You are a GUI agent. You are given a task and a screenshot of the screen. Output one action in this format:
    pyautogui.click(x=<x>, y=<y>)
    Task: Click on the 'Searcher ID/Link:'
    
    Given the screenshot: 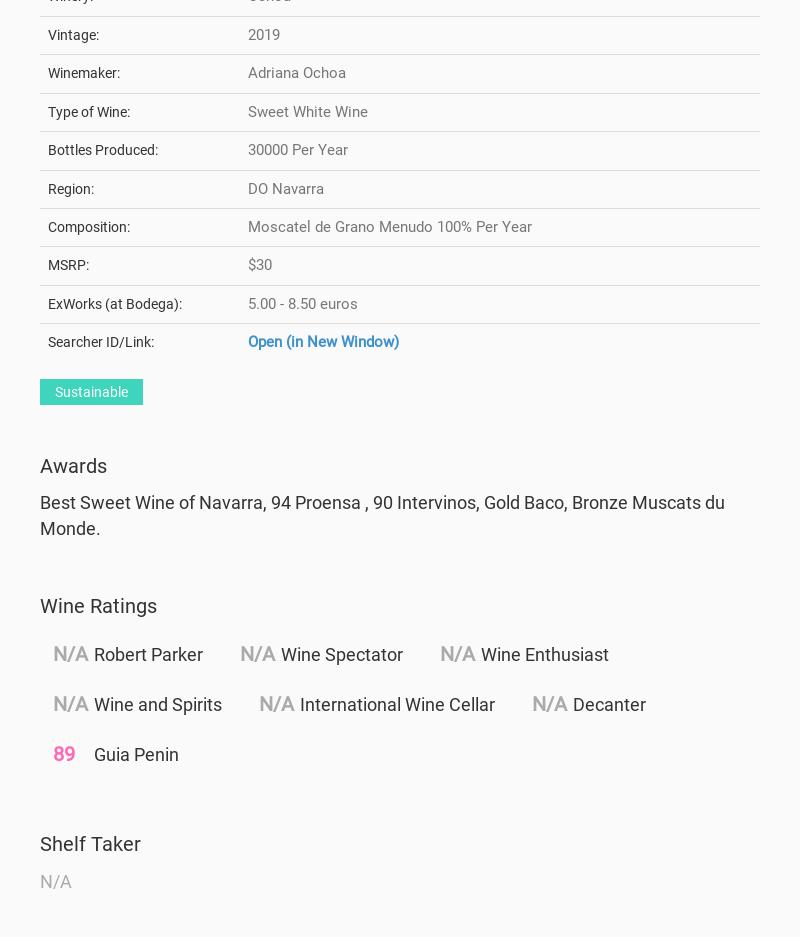 What is the action you would take?
    pyautogui.click(x=47, y=342)
    